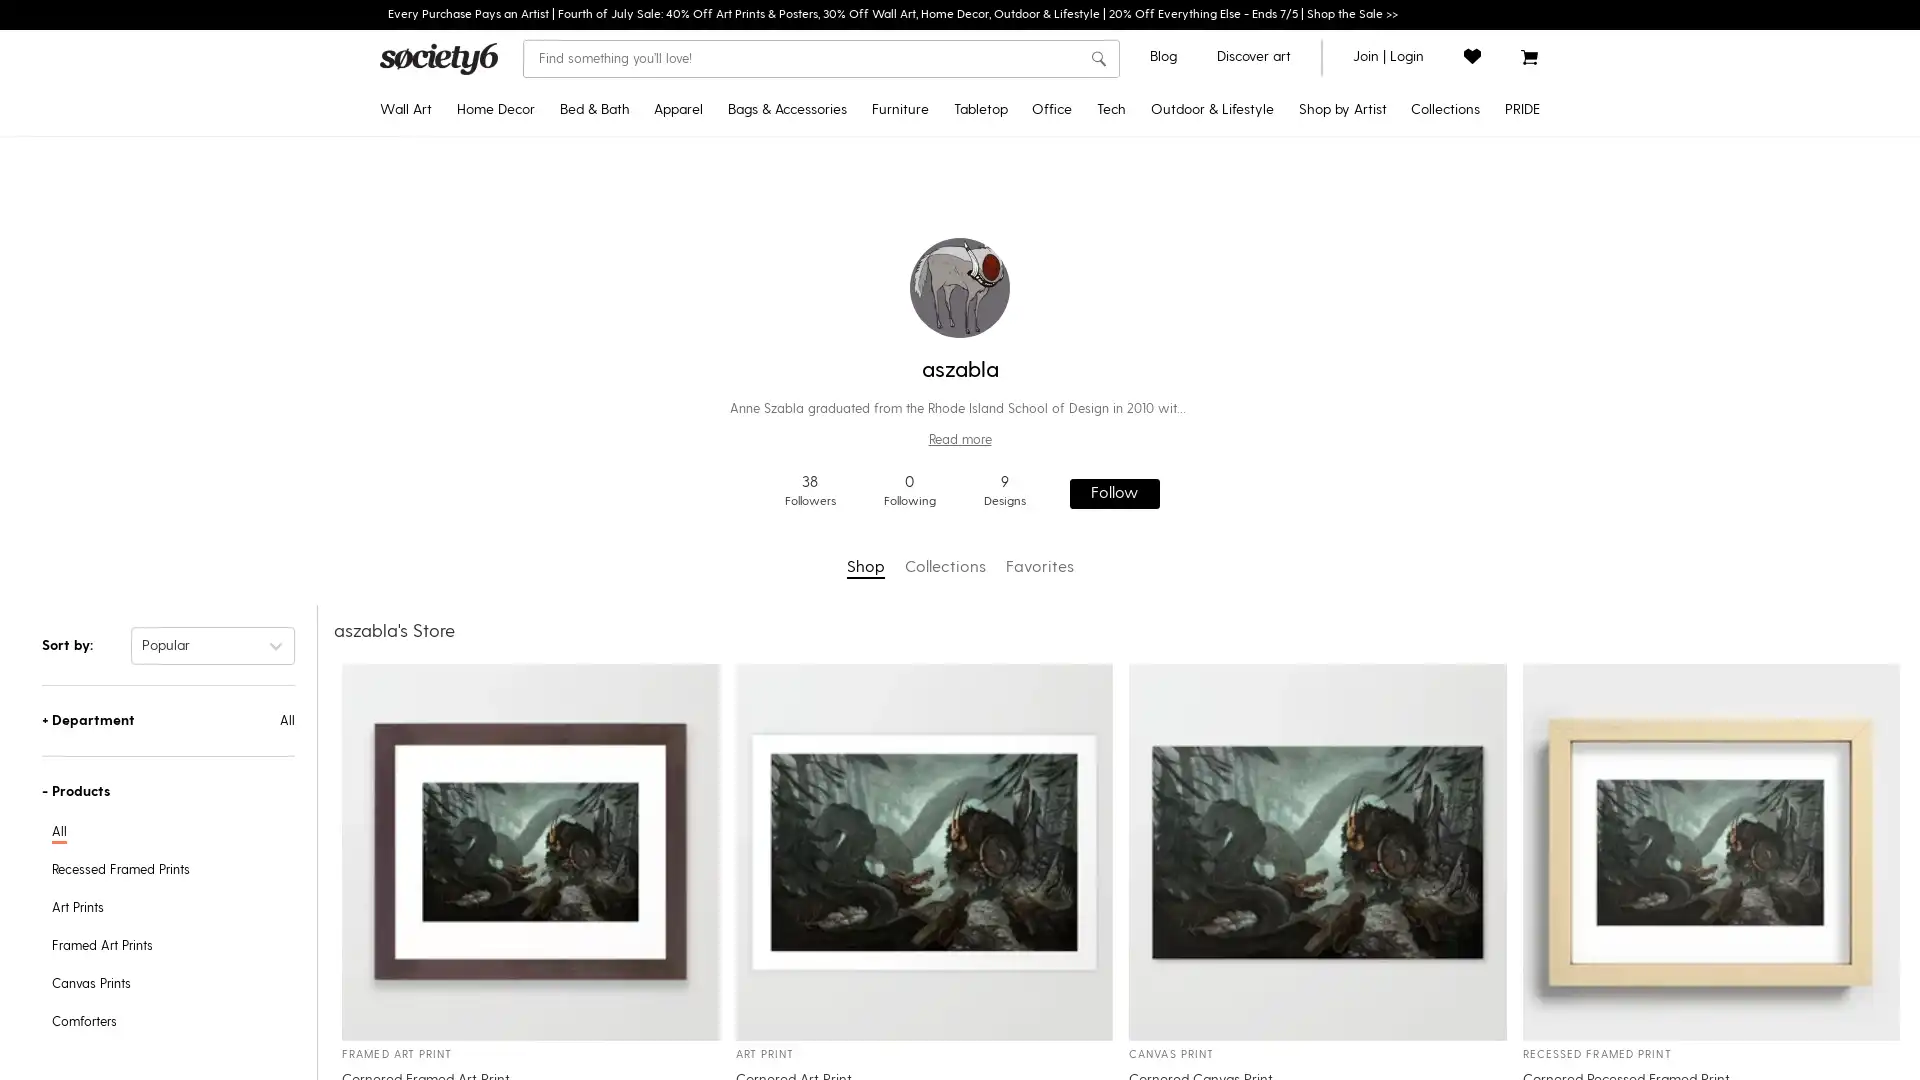 The image size is (1920, 1080). What do you see at coordinates (1371, 515) in the screenshot?
I see `Discover Cotton Bedding` at bounding box center [1371, 515].